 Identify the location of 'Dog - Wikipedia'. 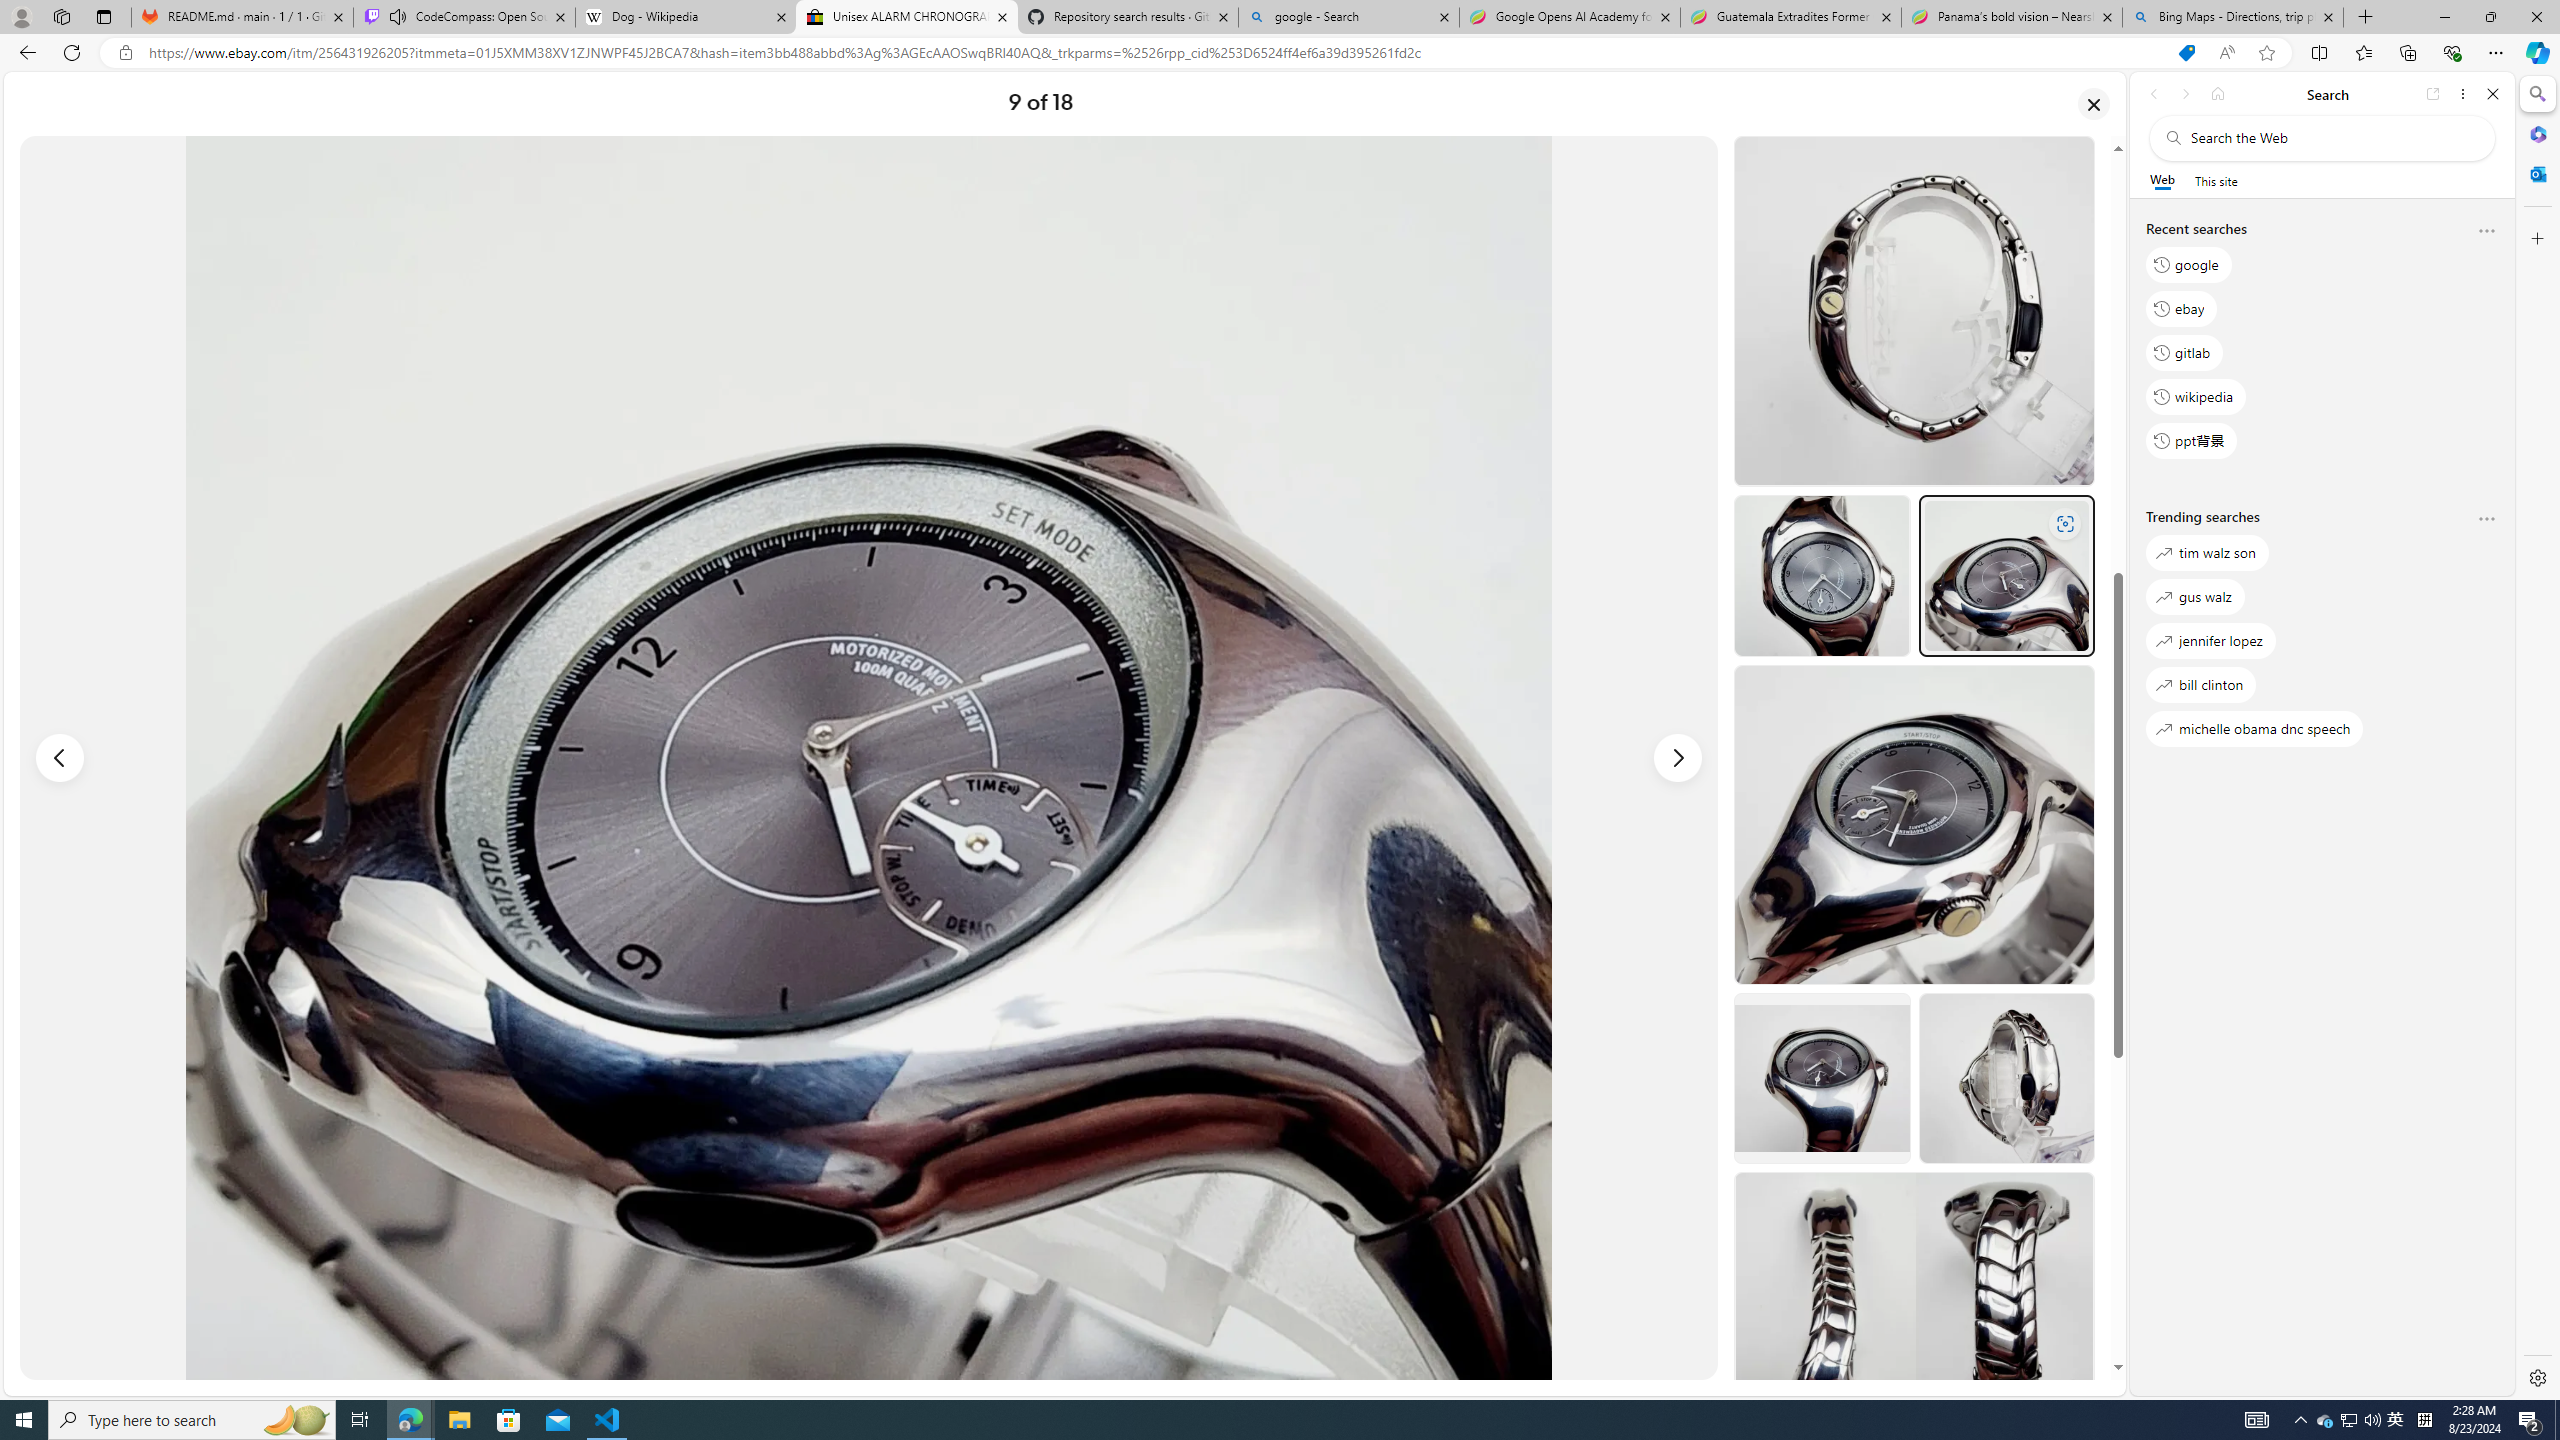
(684, 16).